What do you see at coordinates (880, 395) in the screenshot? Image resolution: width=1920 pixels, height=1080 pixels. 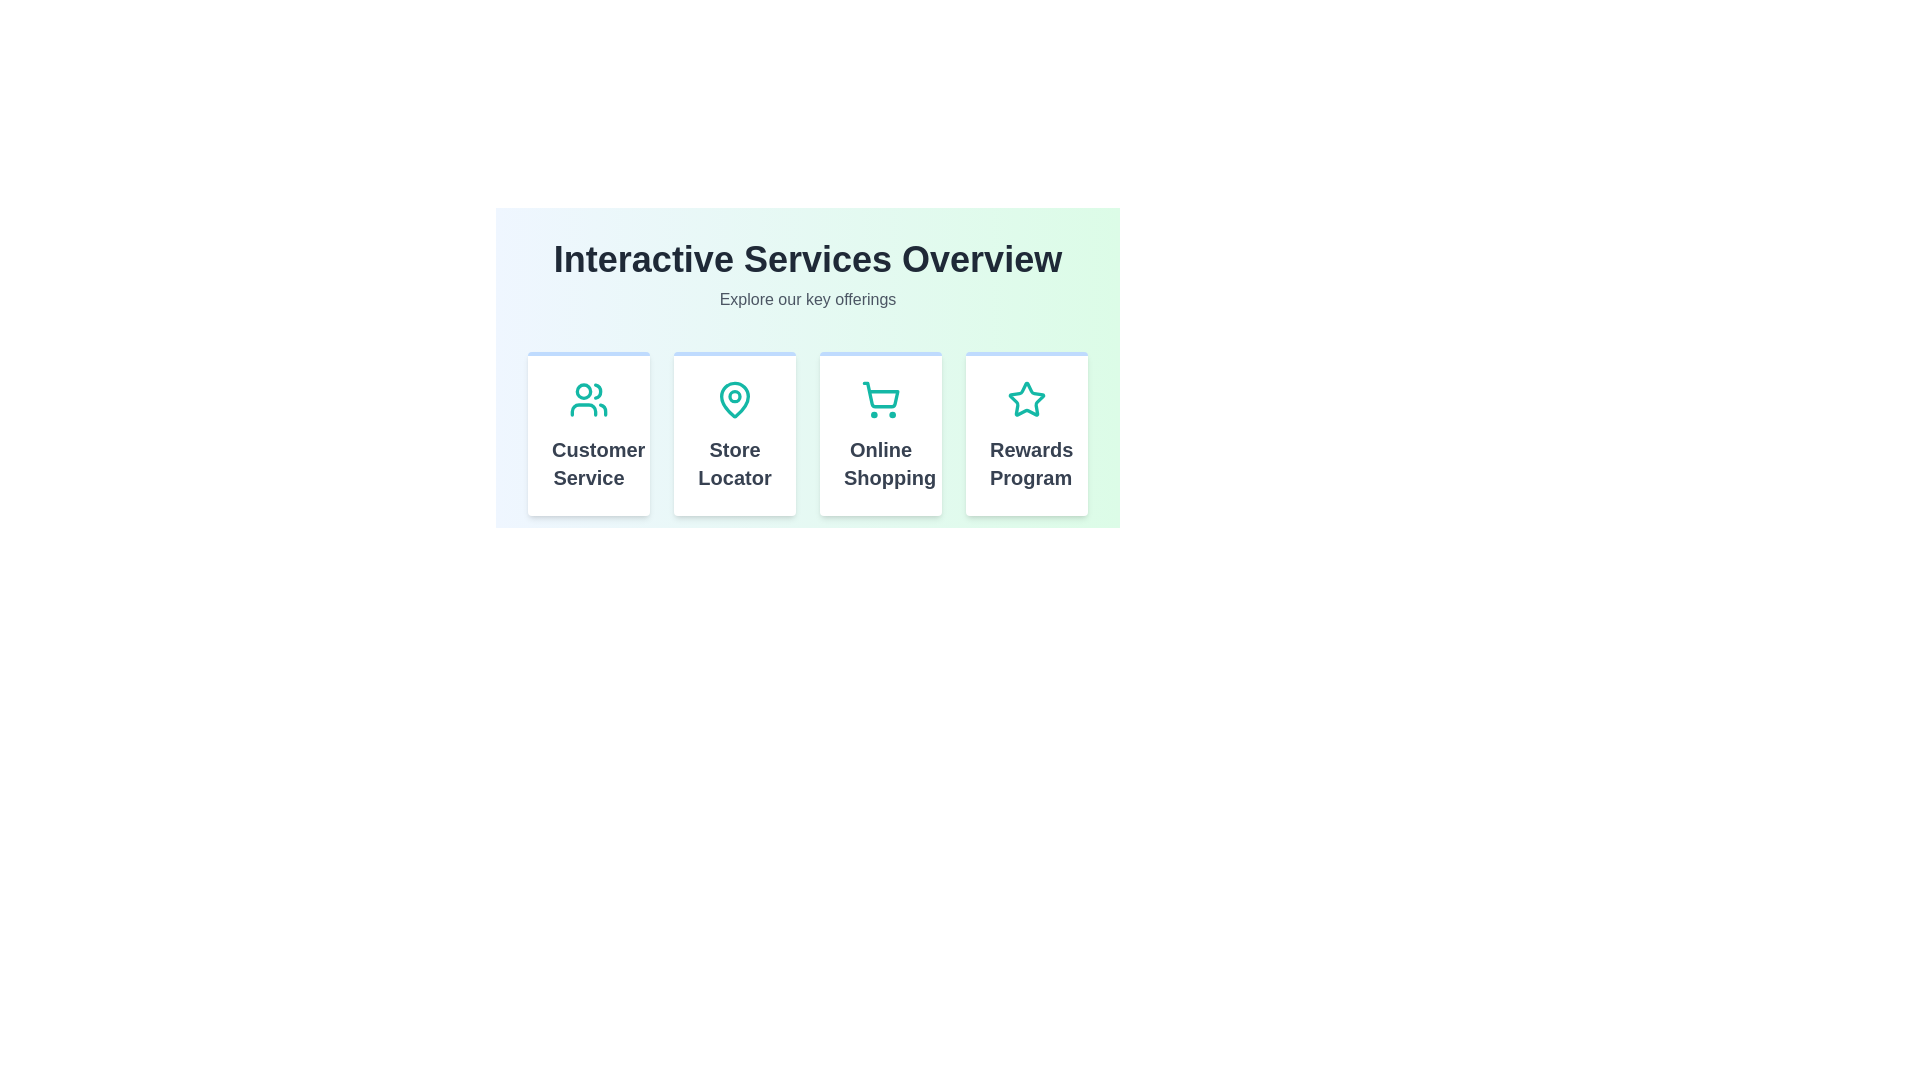 I see `the shopping cart icon located within the 'Online Shopping' card, which is the third card in a row of four cards under the 'Interactive Services Overview' heading` at bounding box center [880, 395].